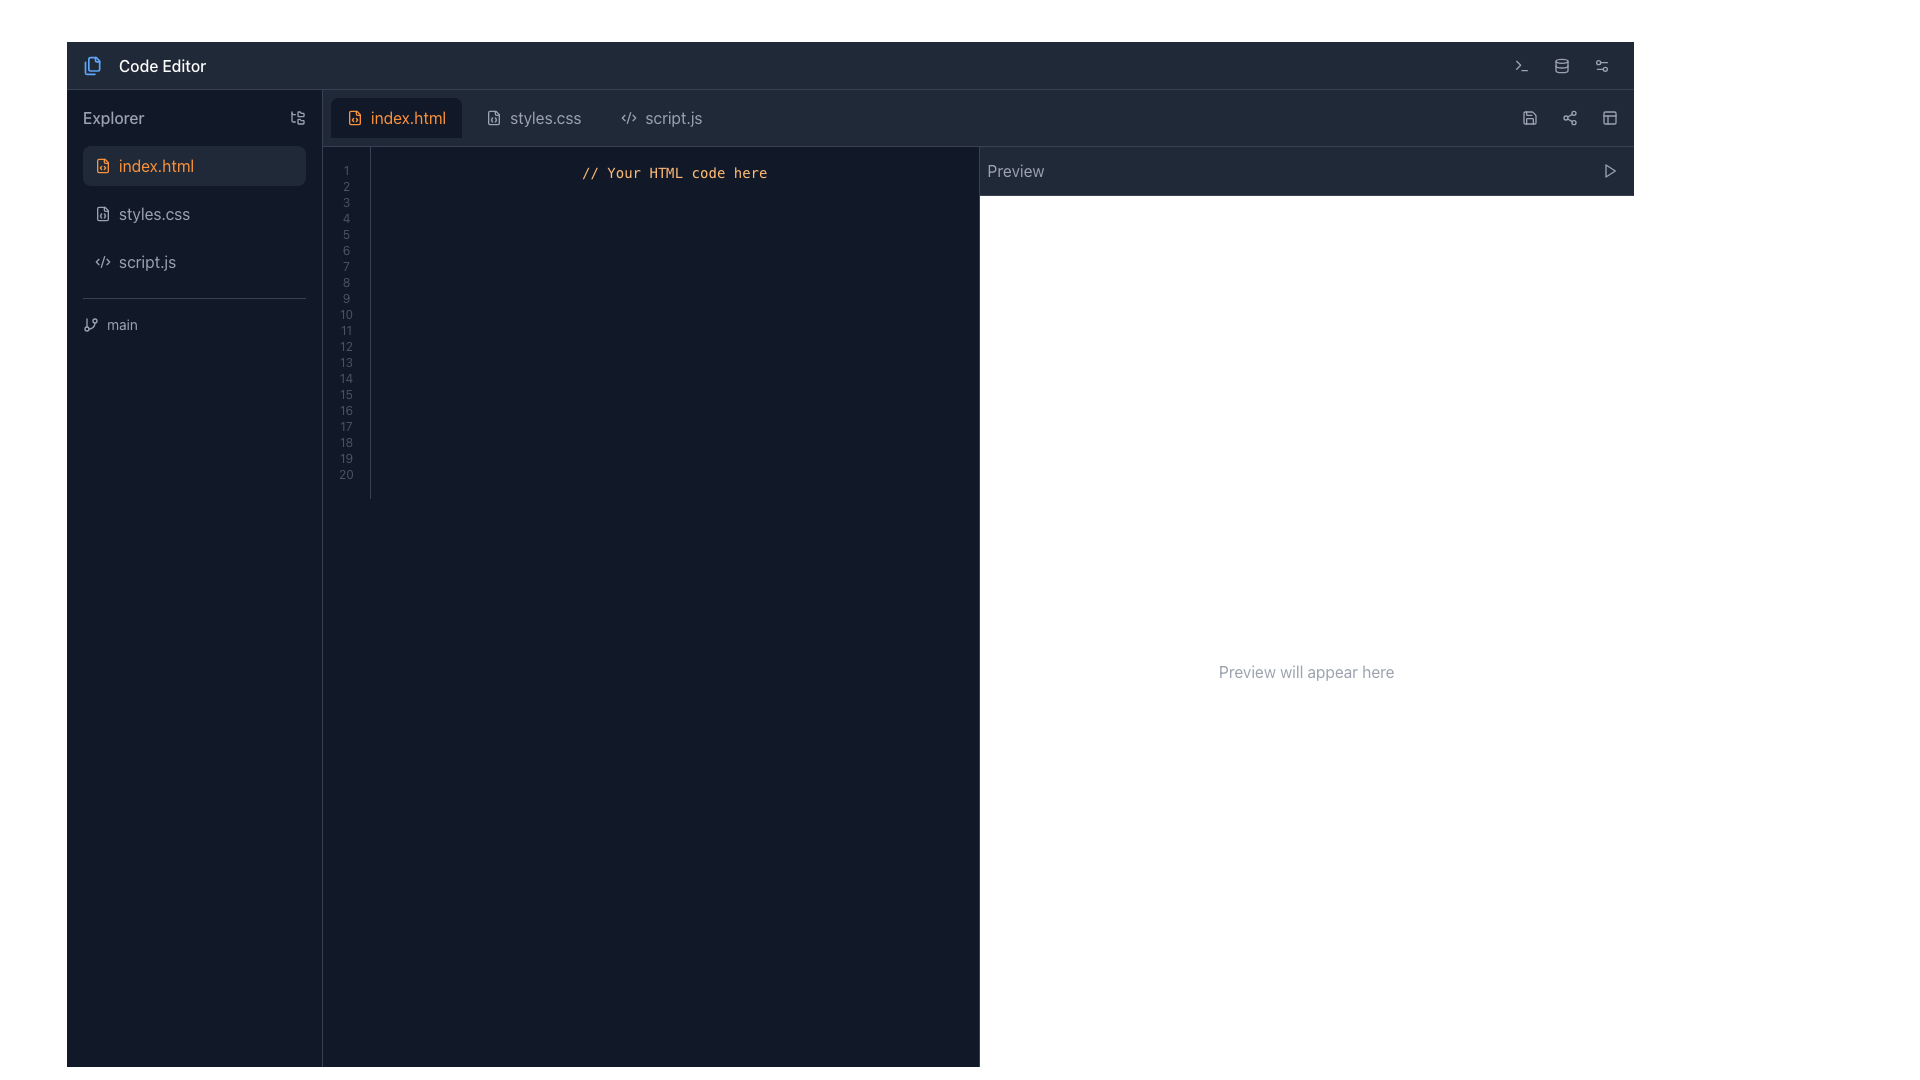 This screenshot has height=1080, width=1920. What do you see at coordinates (1609, 169) in the screenshot?
I see `the small triangular-shaped icon resembling a play button, which is located in the top right corner of the horizontal toolbar` at bounding box center [1609, 169].